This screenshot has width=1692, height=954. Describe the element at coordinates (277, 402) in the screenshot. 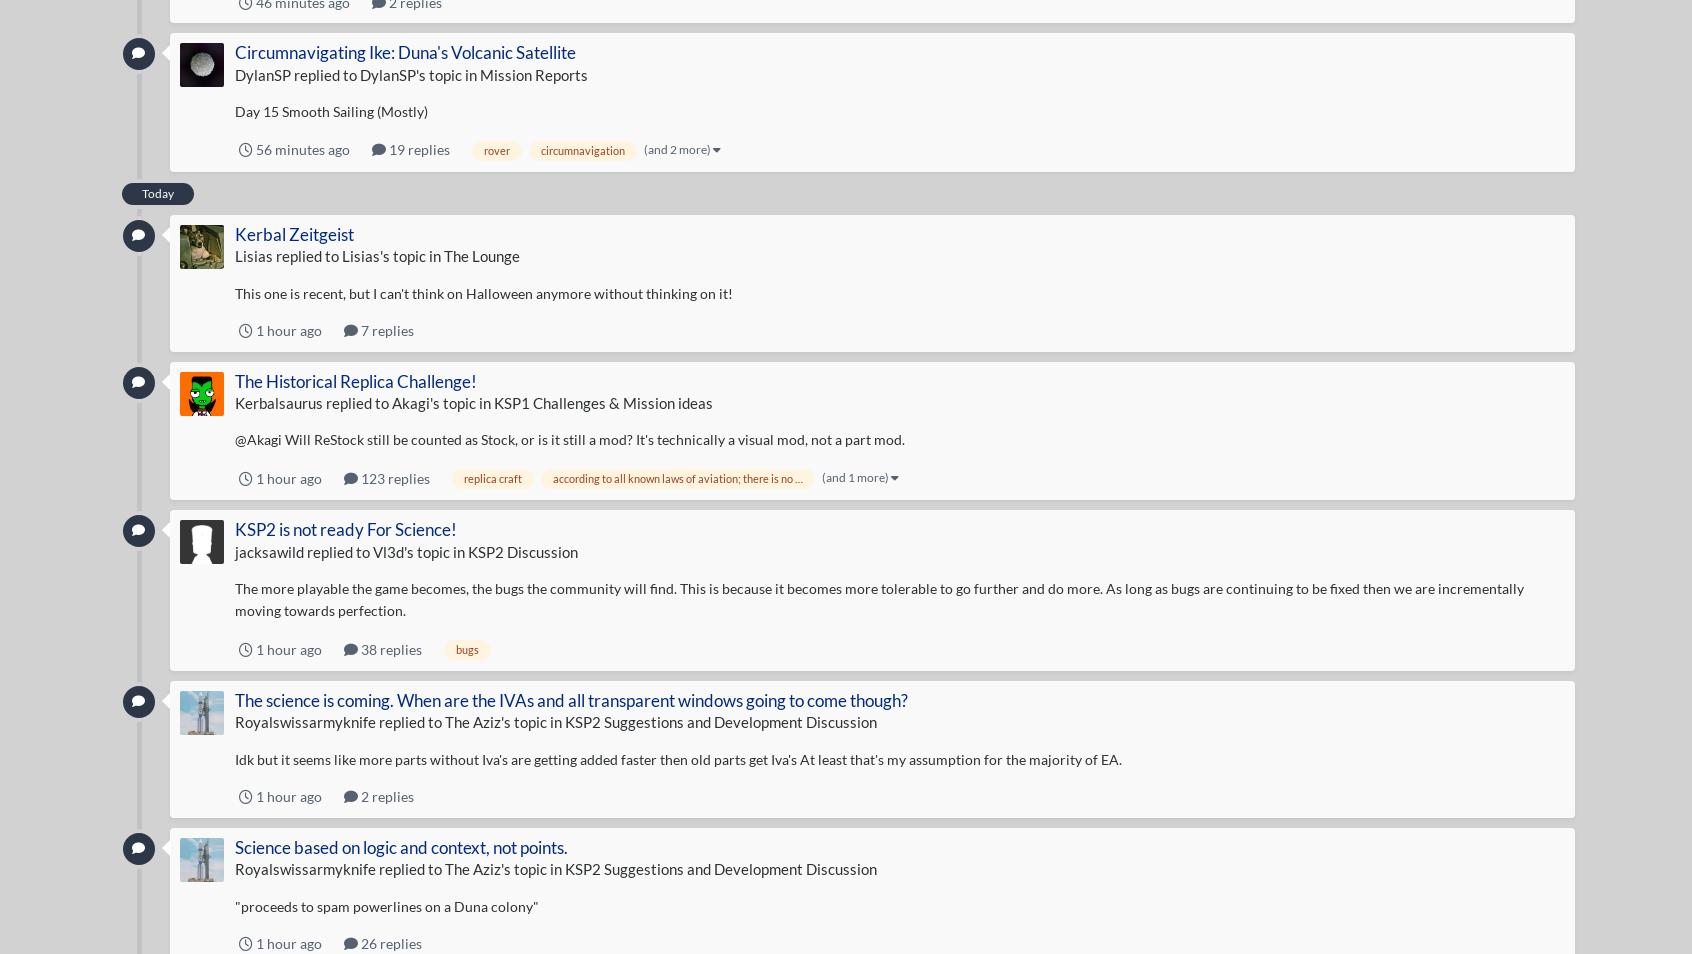

I see `'Kerbalsaurus'` at that location.